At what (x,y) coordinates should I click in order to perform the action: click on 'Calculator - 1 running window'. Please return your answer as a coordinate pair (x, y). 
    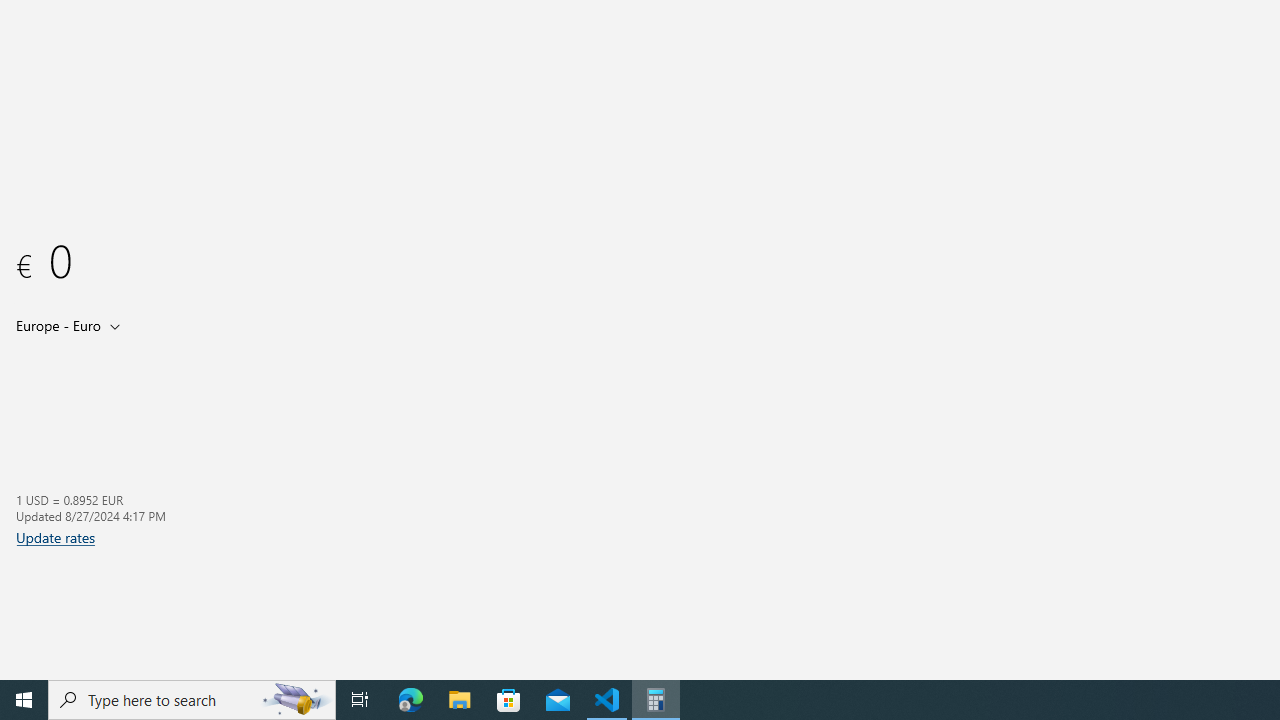
    Looking at the image, I should click on (656, 698).